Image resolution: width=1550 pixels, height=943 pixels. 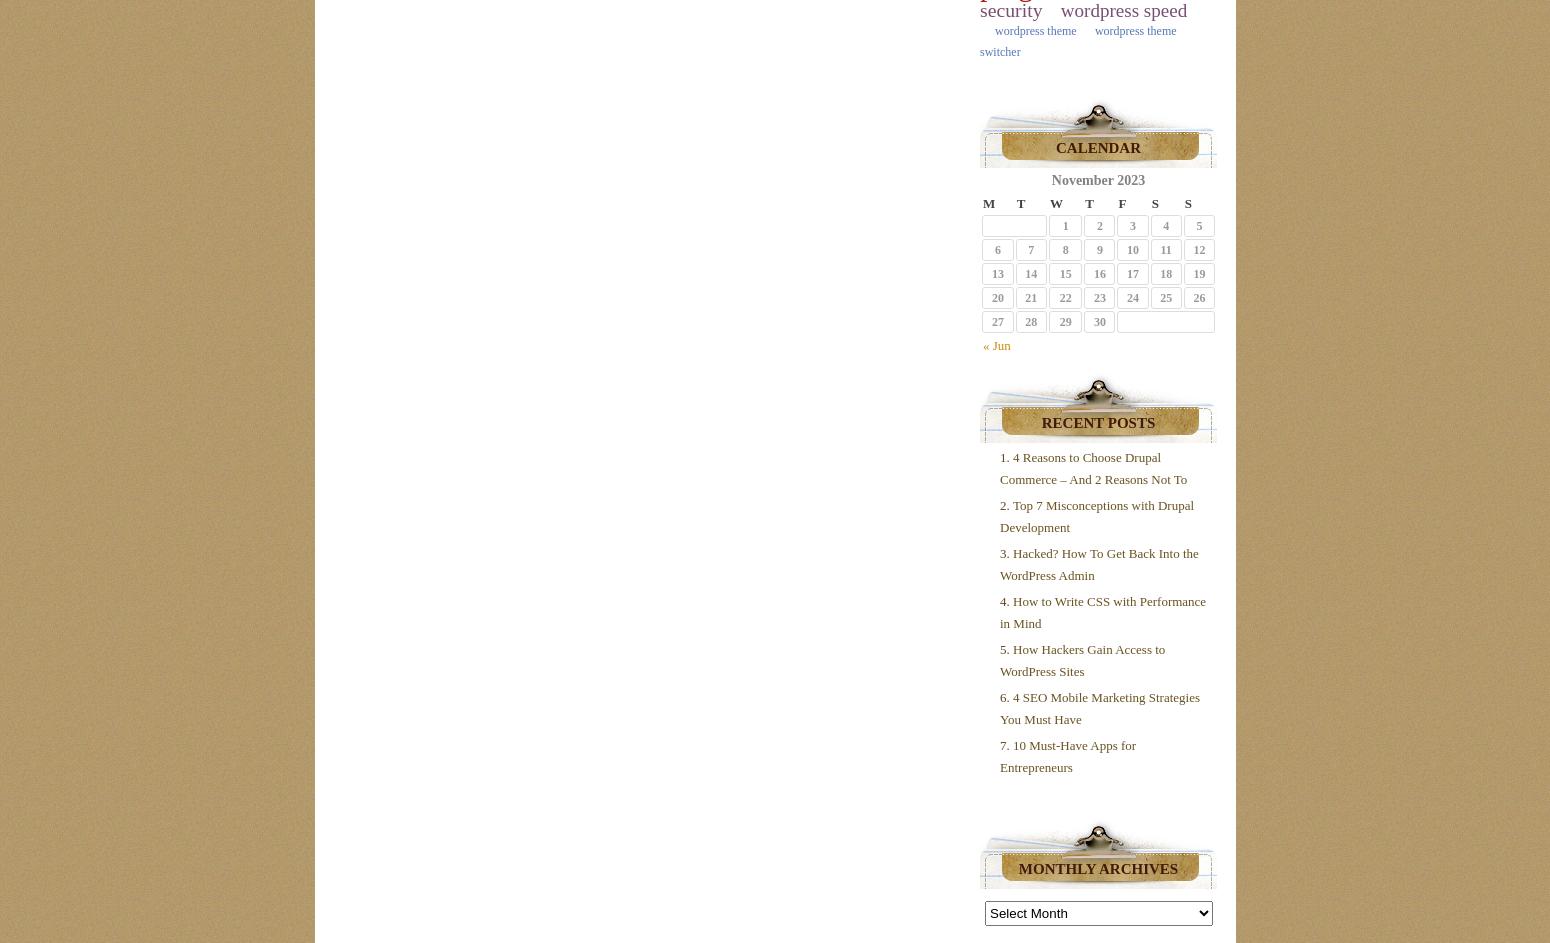 I want to click on '9', so click(x=1097, y=249).